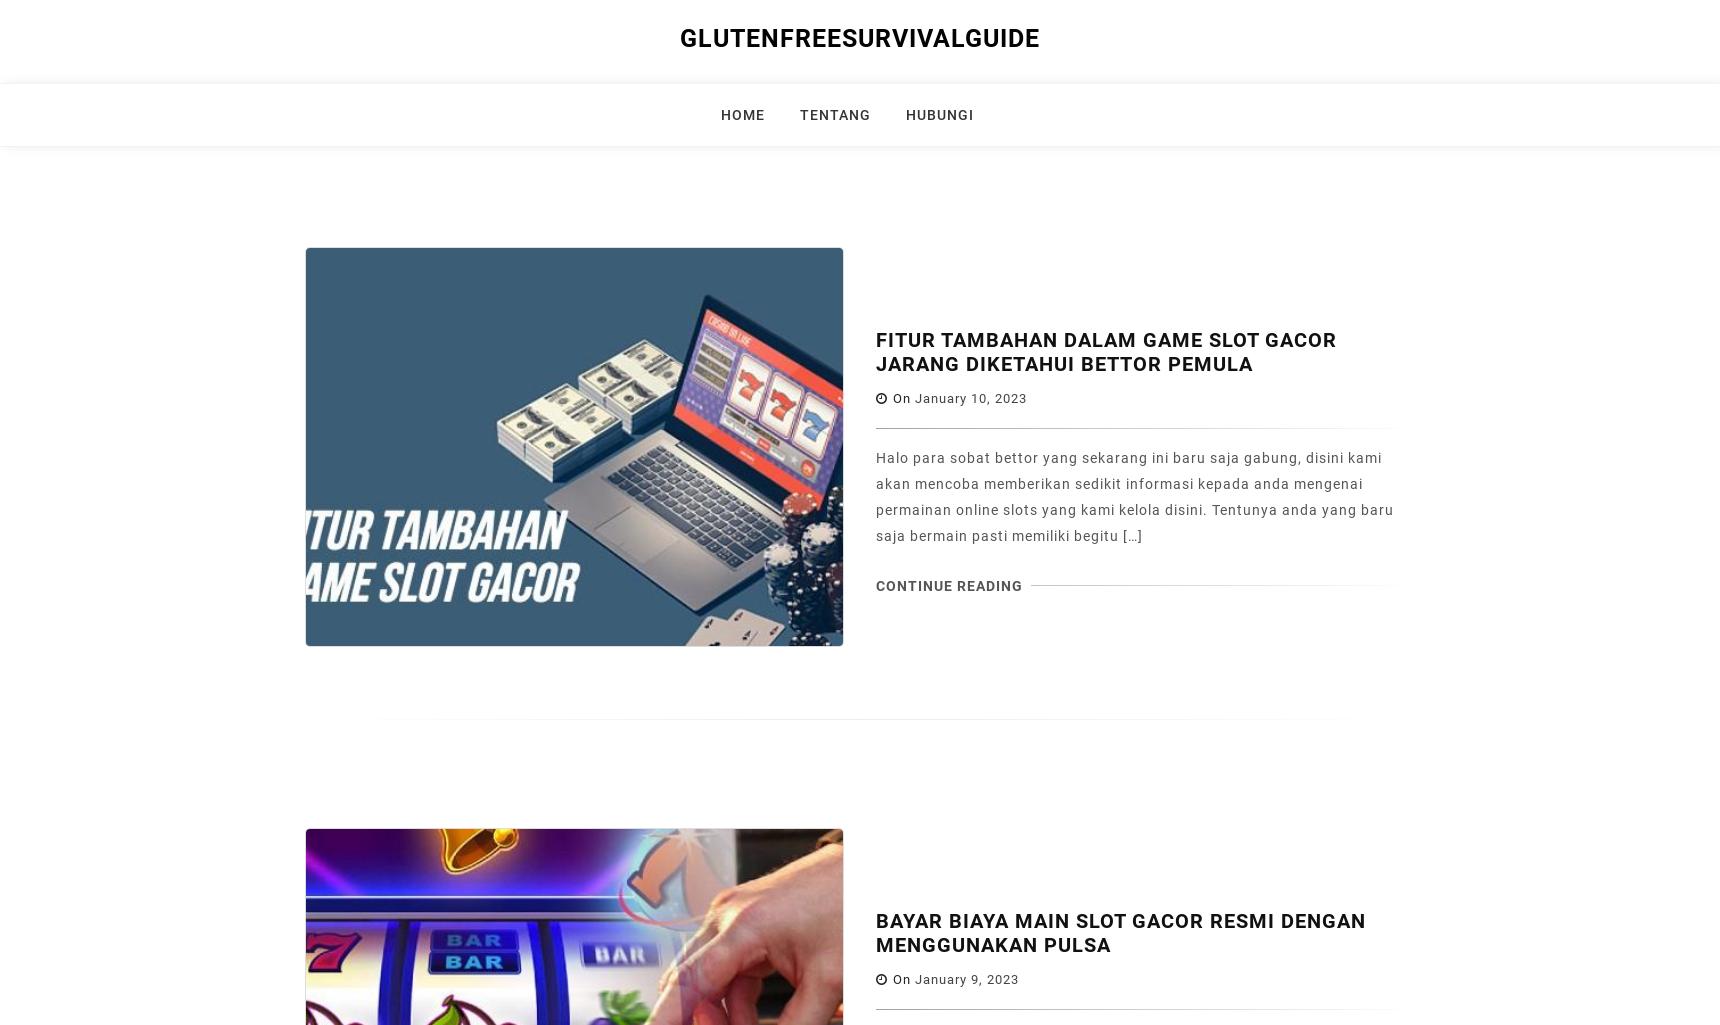  What do you see at coordinates (1106, 349) in the screenshot?
I see `'Fitur Tambahan Dalam Game Slot Gacor Jarang Diketahui Bettor Pemula'` at bounding box center [1106, 349].